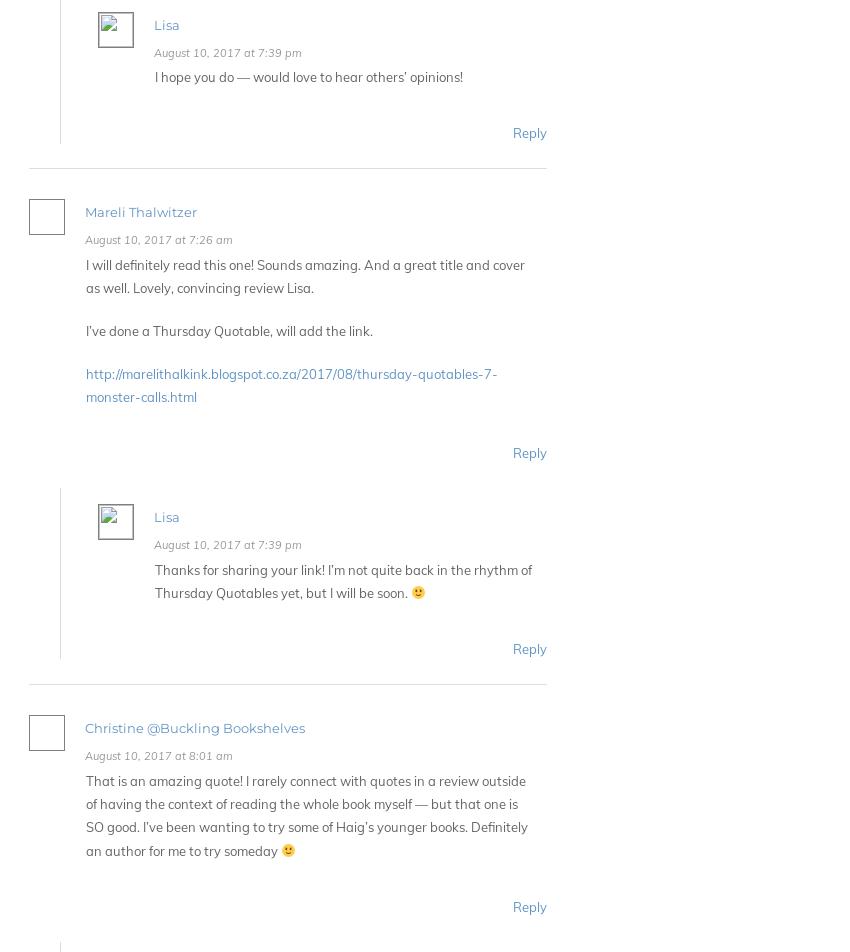 The height and width of the screenshot is (952, 850). I want to click on 'I hope you do — would love to hear others’ opinions!', so click(308, 77).